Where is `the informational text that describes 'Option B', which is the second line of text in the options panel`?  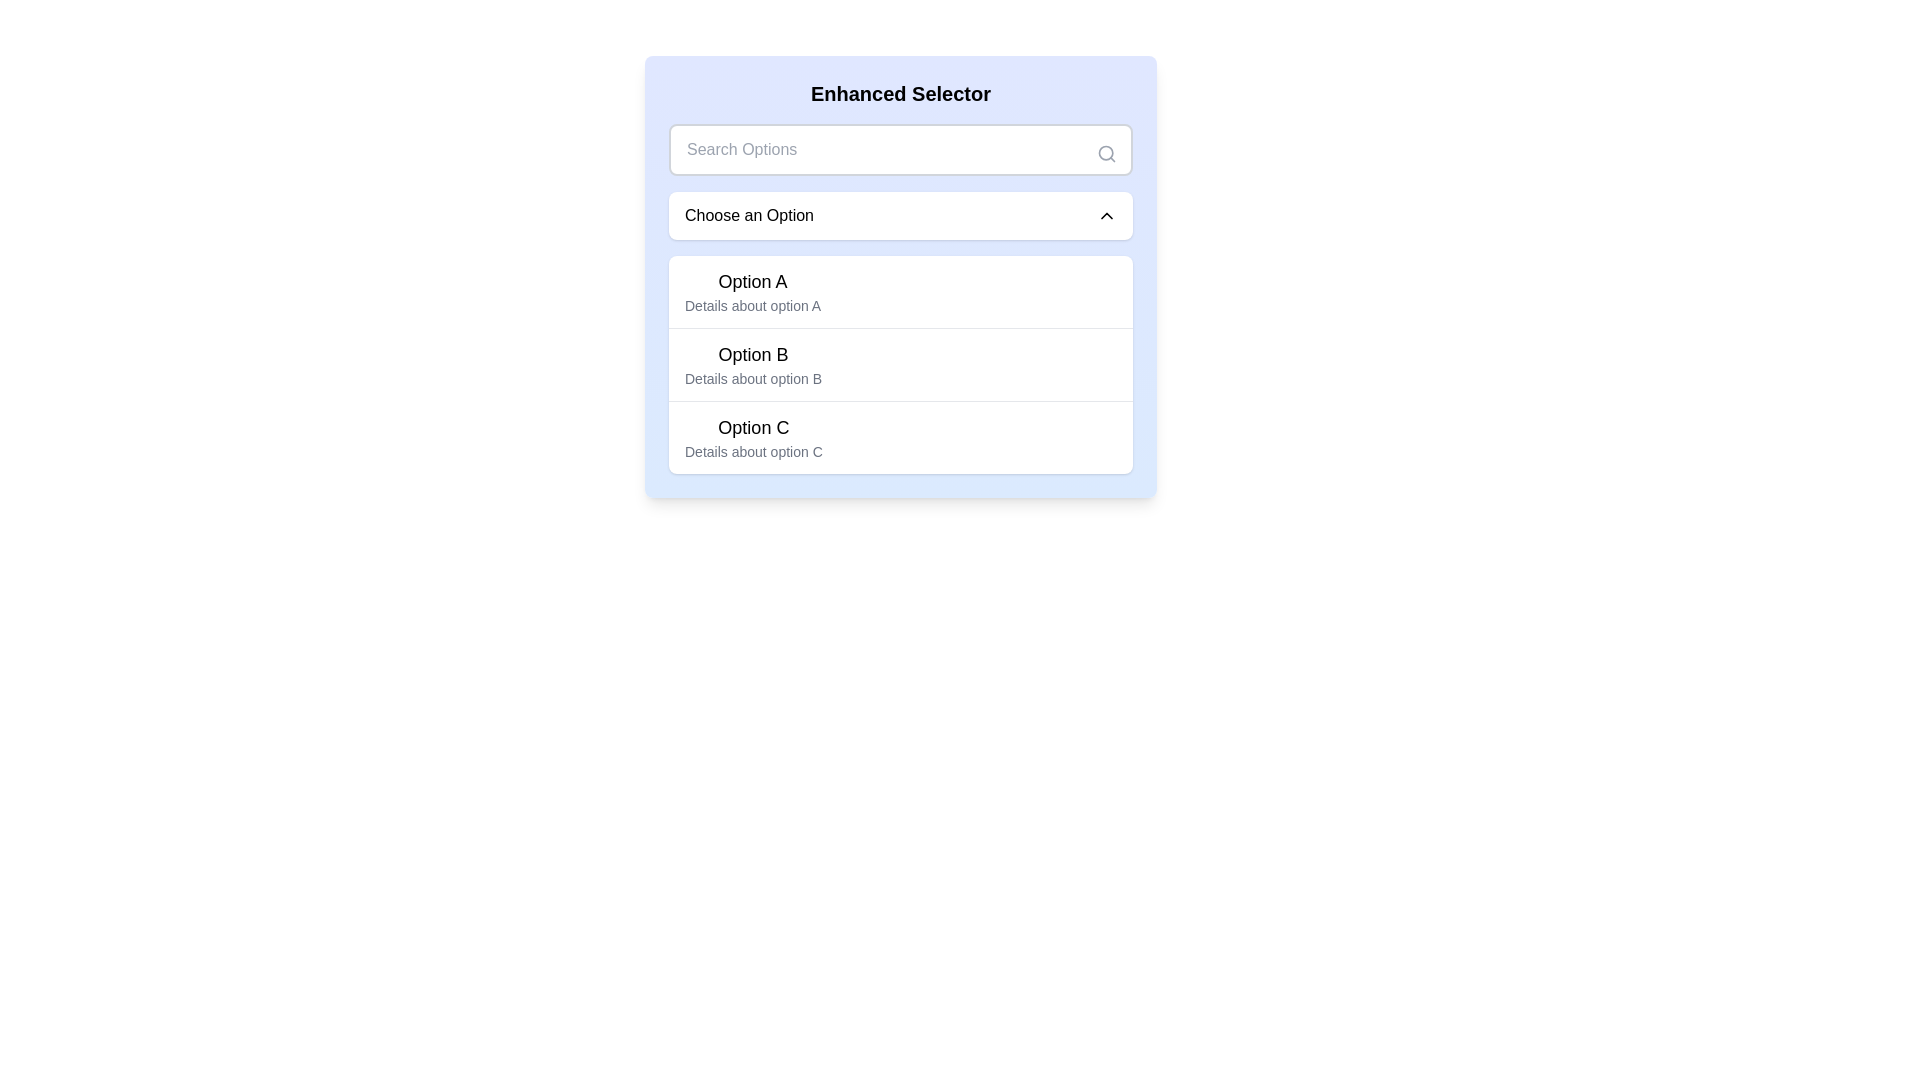 the informational text that describes 'Option B', which is the second line of text in the options panel is located at coordinates (752, 378).